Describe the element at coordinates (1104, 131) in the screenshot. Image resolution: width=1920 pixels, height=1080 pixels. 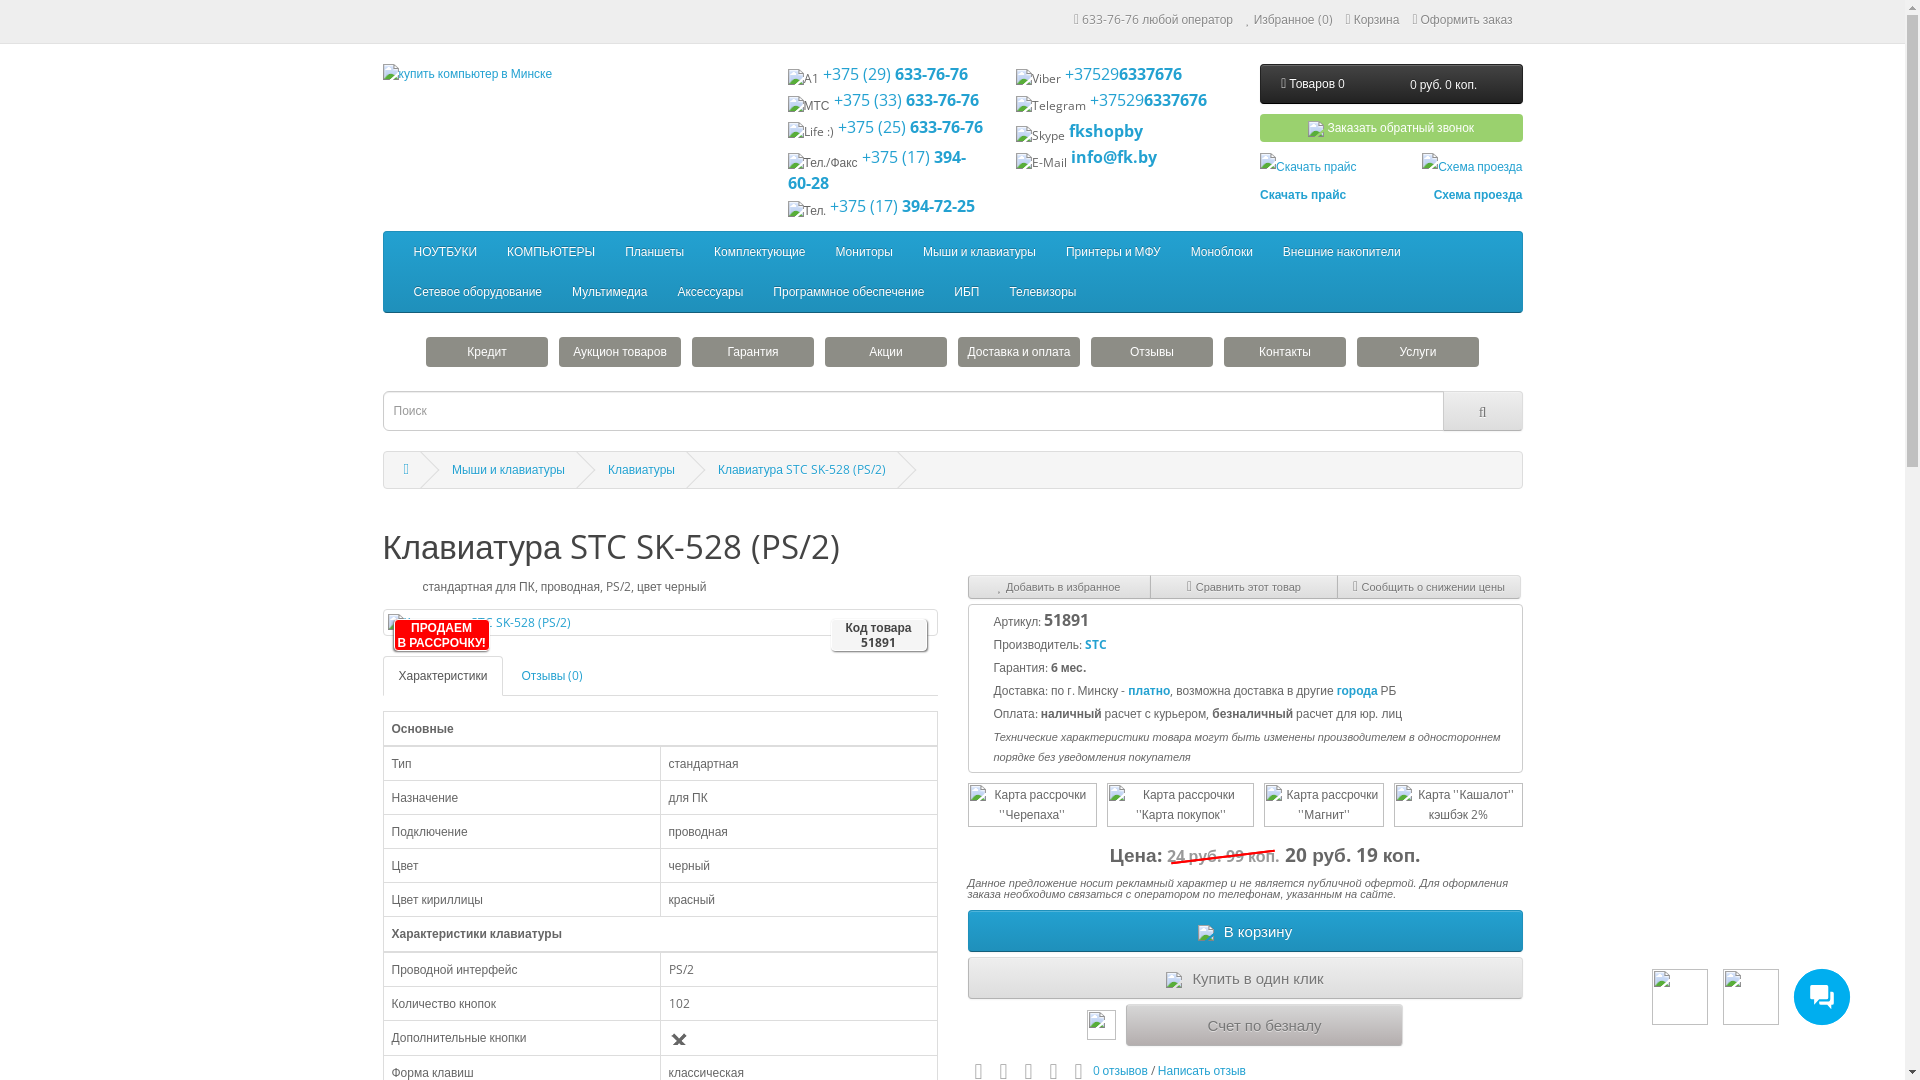
I see `'fkshopby'` at that location.